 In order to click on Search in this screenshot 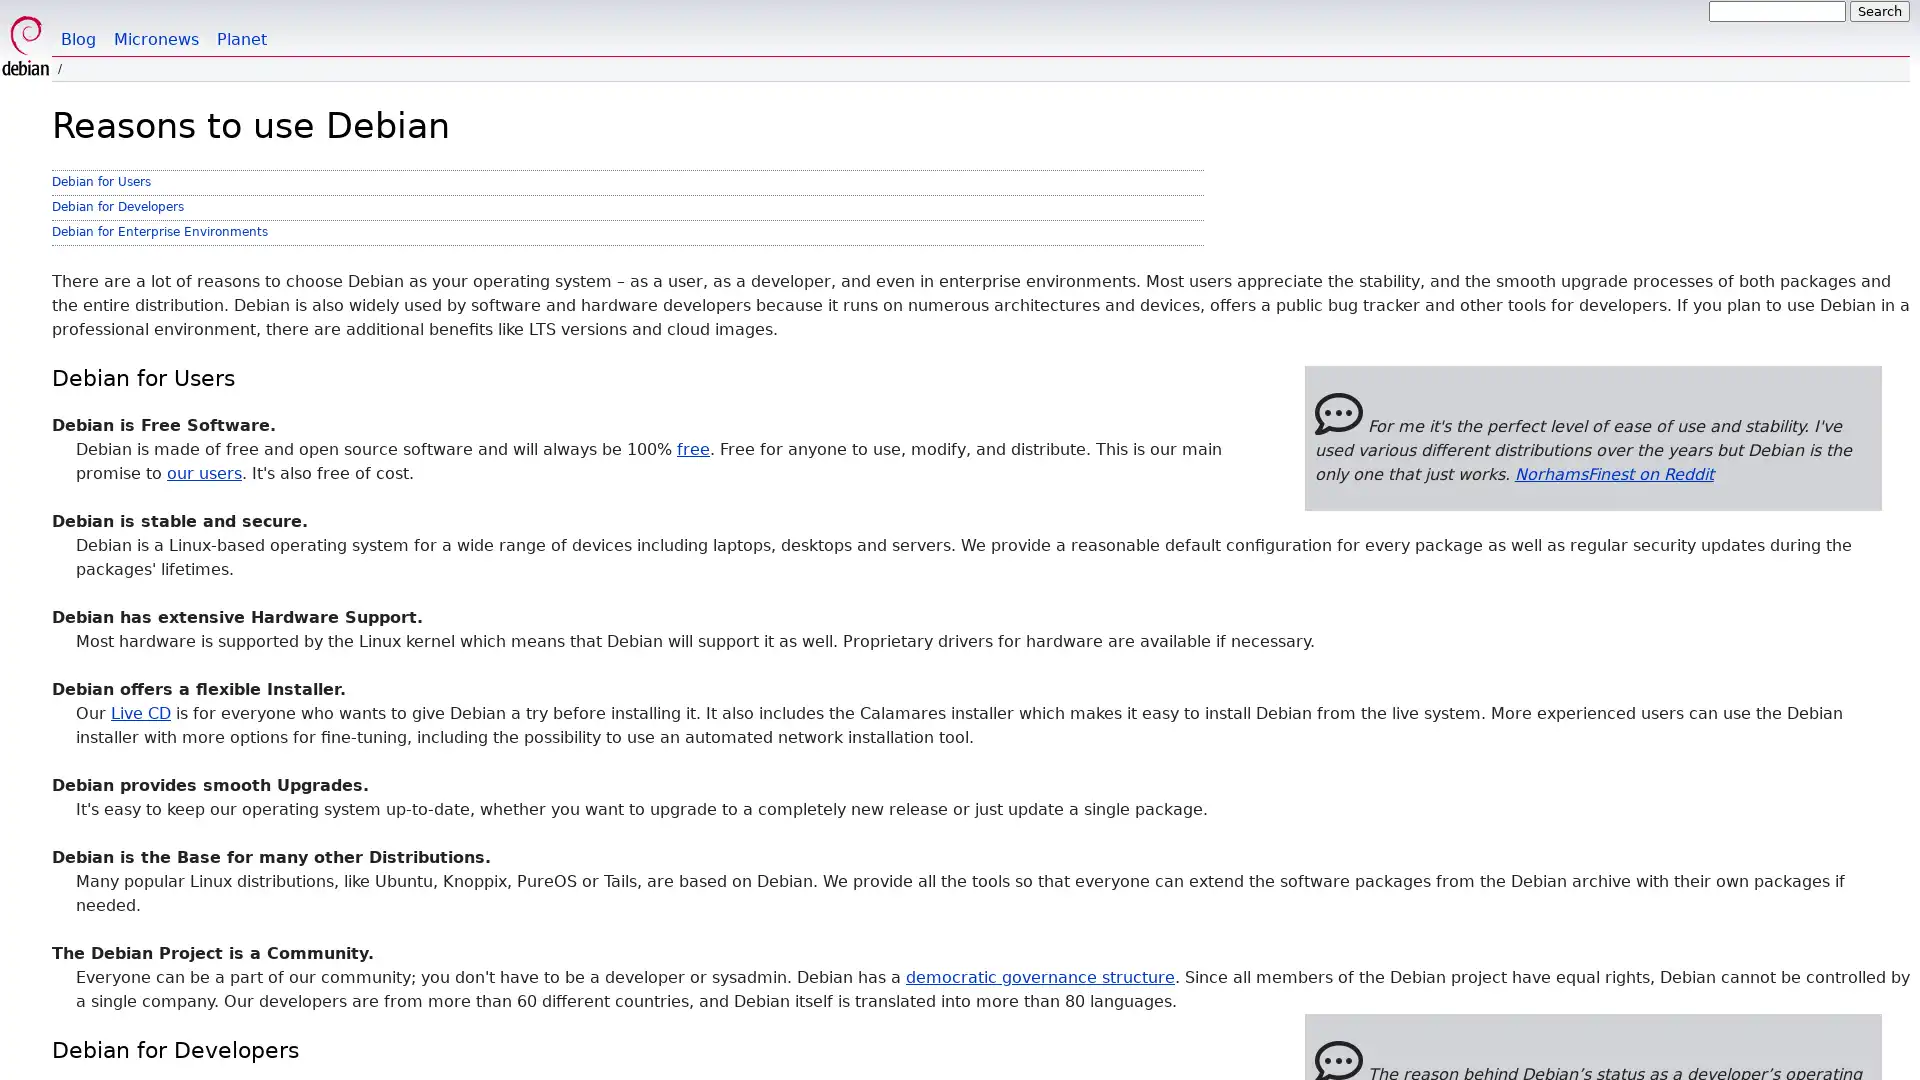, I will do `click(1879, 11)`.